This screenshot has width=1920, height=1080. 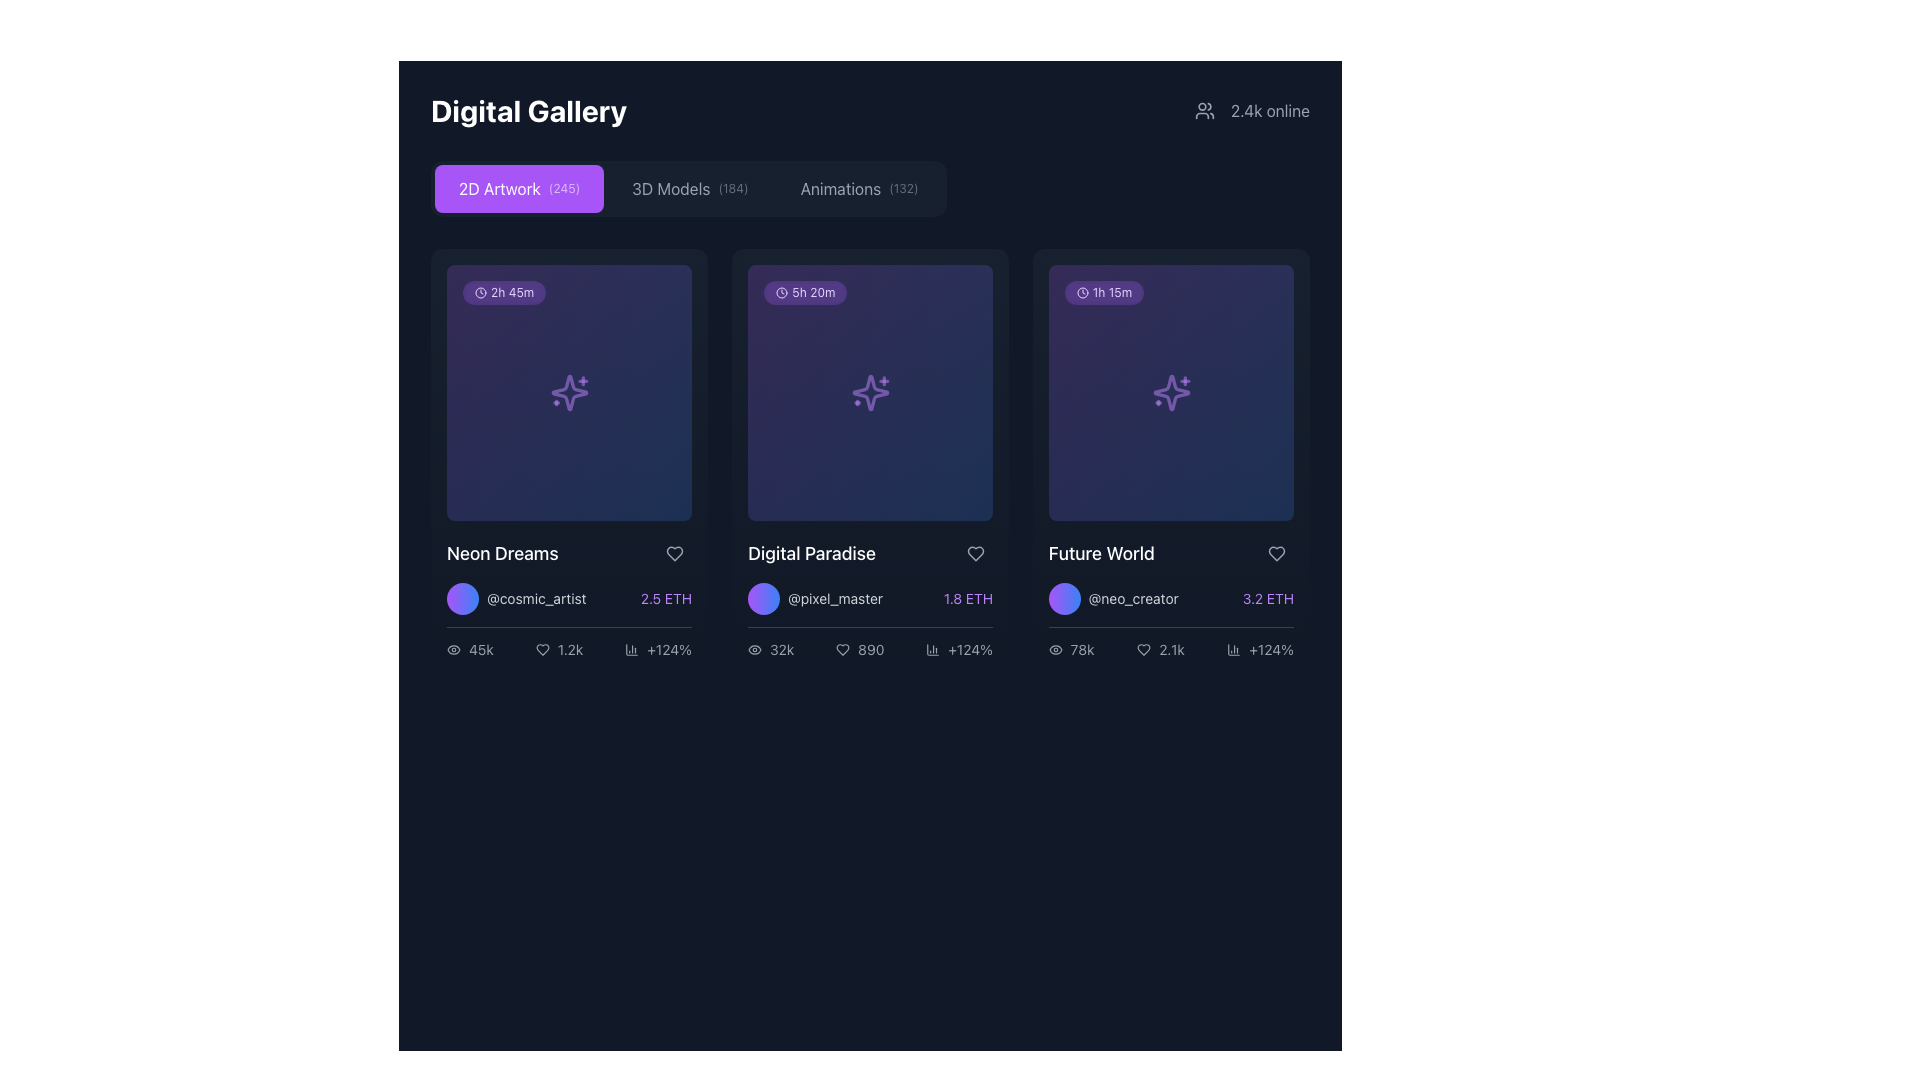 What do you see at coordinates (975, 554) in the screenshot?
I see `the heart-shaped icon to favorite the item 'Digital Paradise', located next to the '1.8 ETH' price label in the third card of the gallery` at bounding box center [975, 554].